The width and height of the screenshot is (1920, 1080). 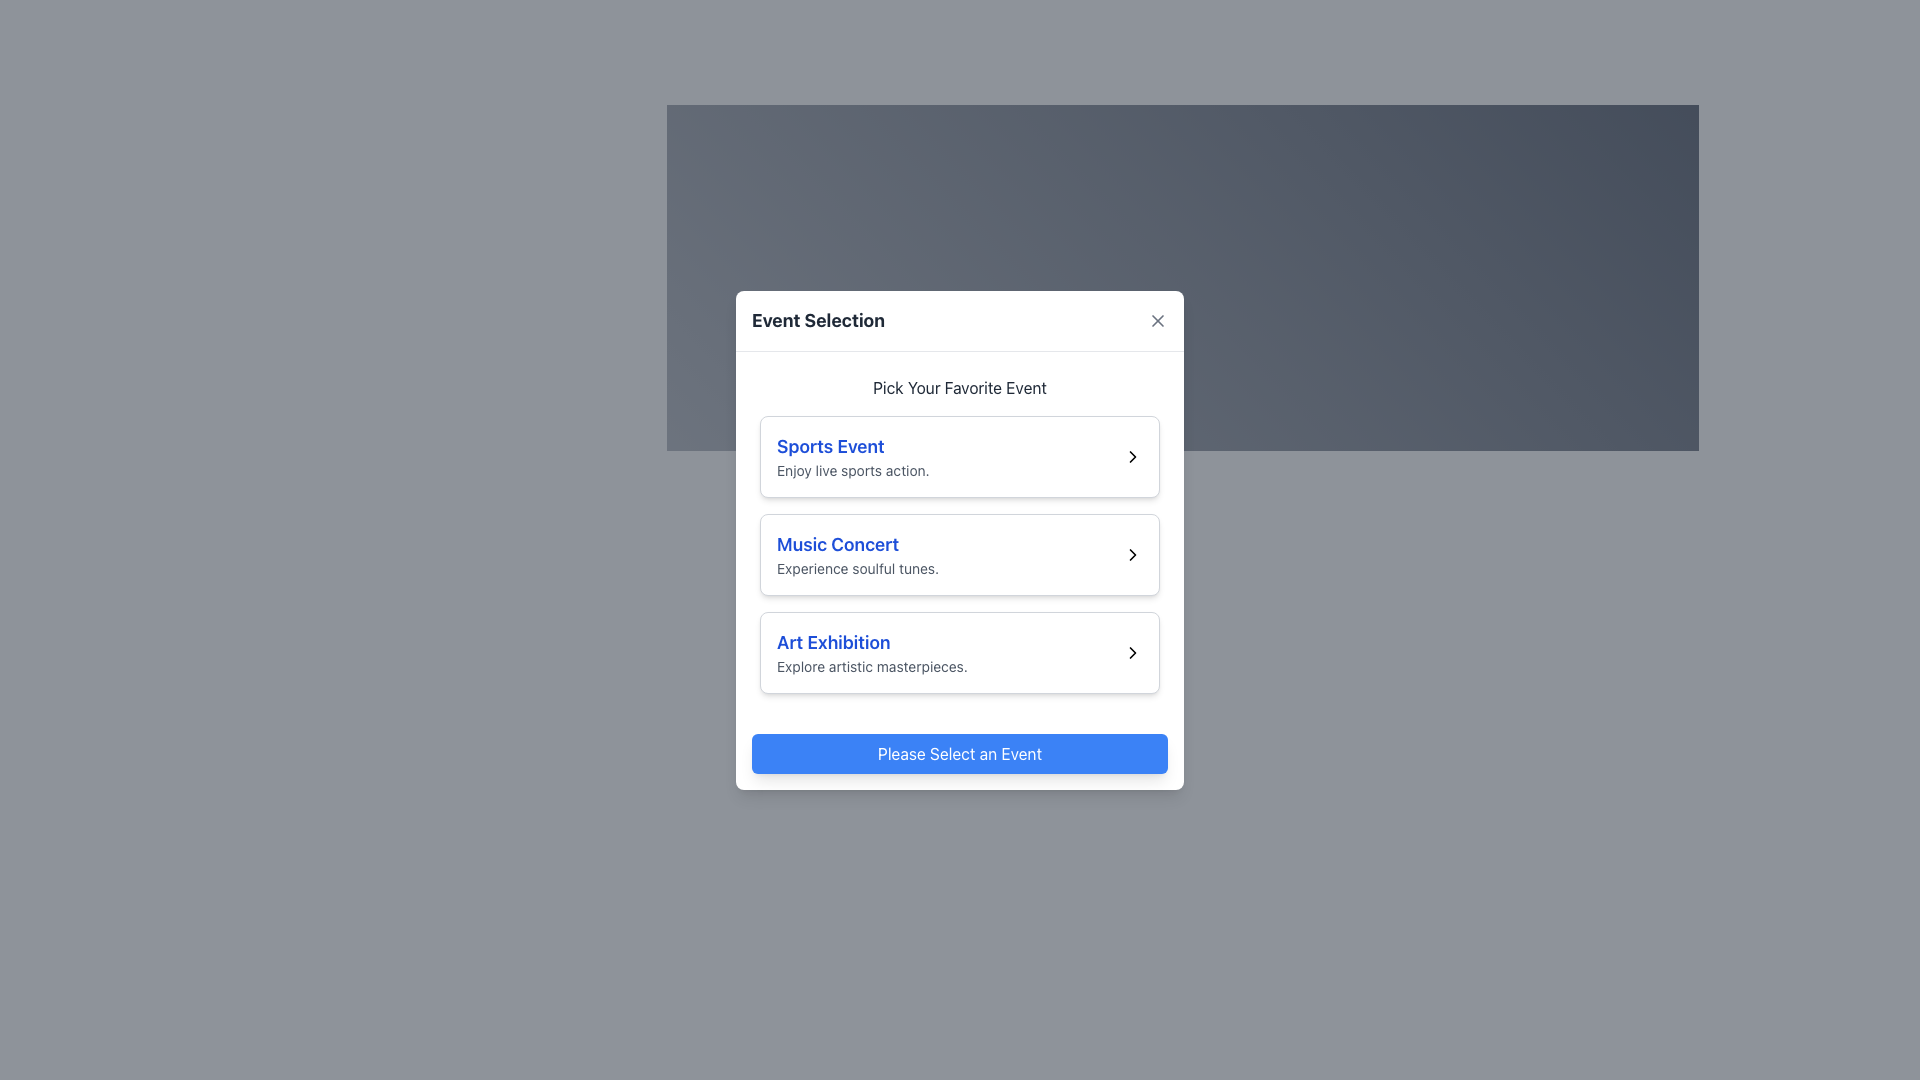 What do you see at coordinates (853, 456) in the screenshot?
I see `the 'Sports Event' option in the vertical list within the modal dialog, located above 'Music Concert' and below the header instruction` at bounding box center [853, 456].